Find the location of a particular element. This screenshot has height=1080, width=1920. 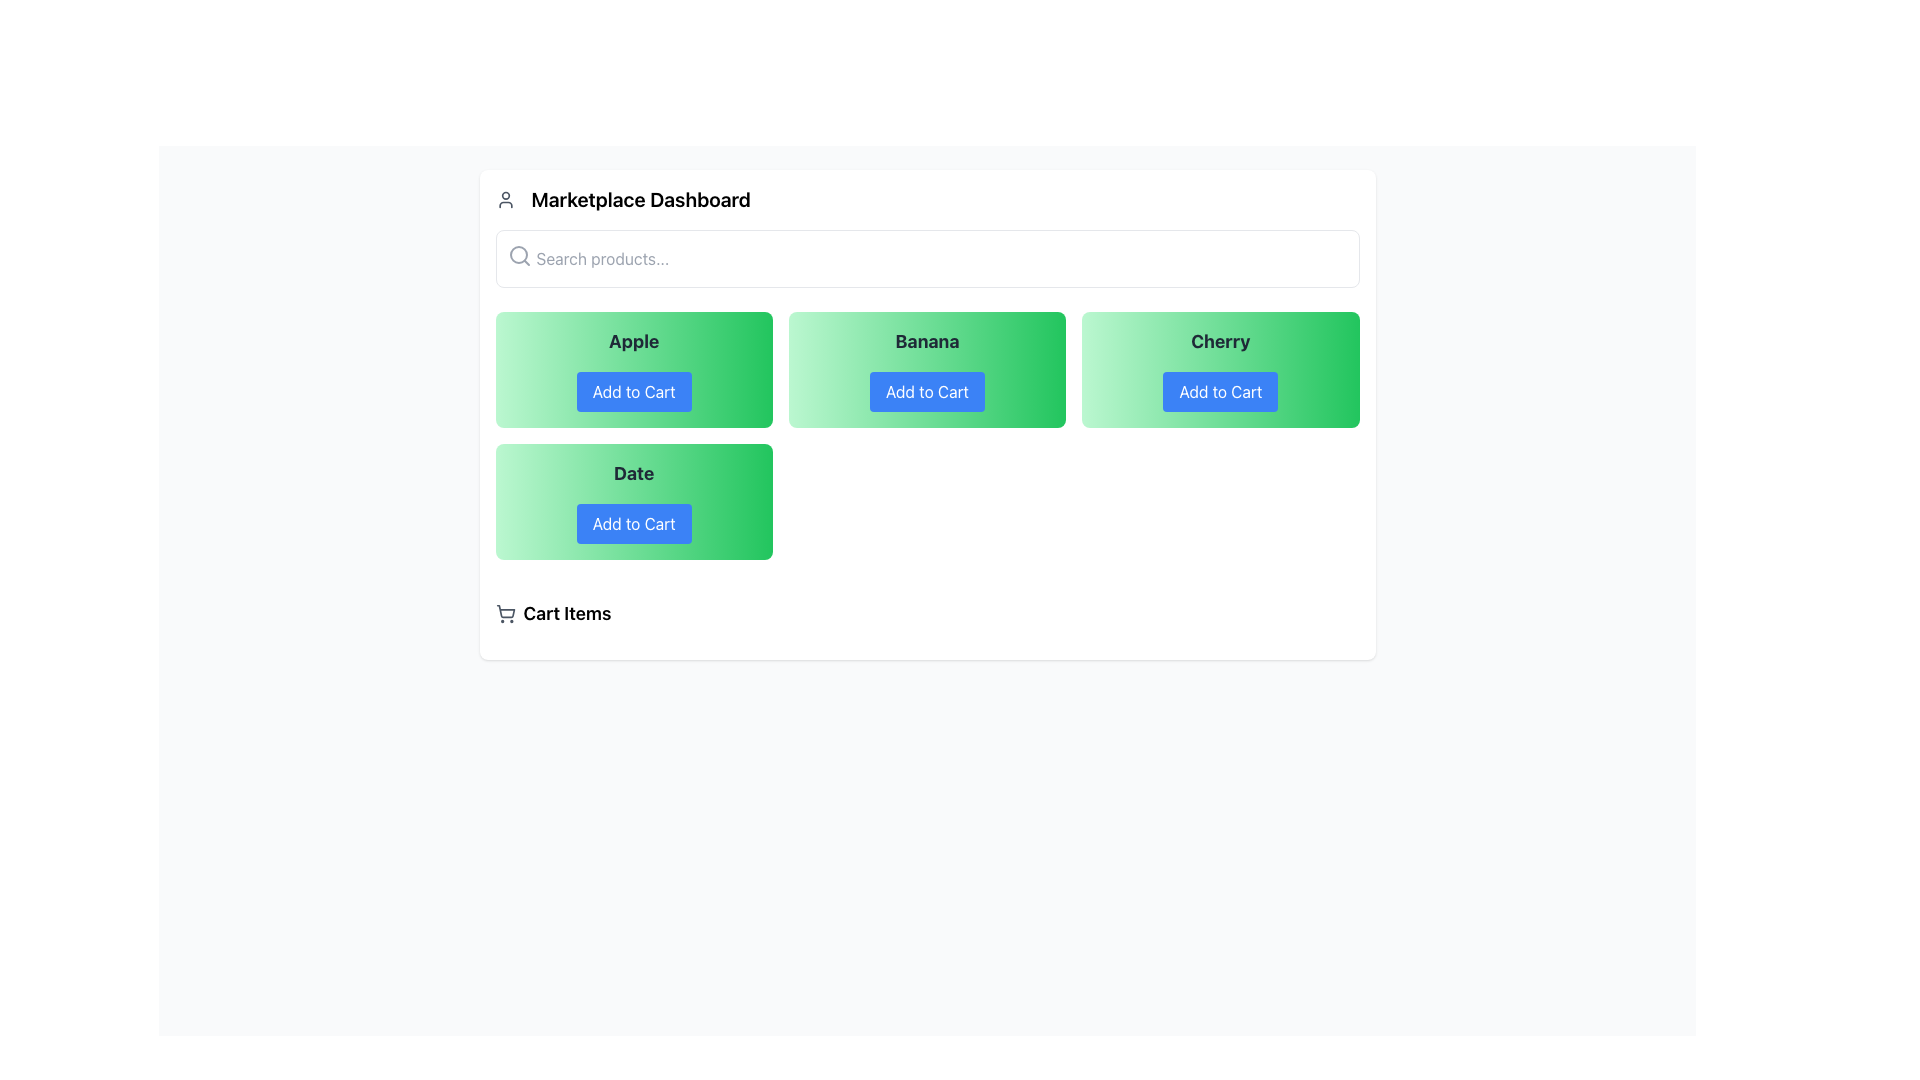

the user profile silhouette icon located in the header section, positioned immediately to the left of the 'Marketplace Dashboard' text is located at coordinates (505, 200).